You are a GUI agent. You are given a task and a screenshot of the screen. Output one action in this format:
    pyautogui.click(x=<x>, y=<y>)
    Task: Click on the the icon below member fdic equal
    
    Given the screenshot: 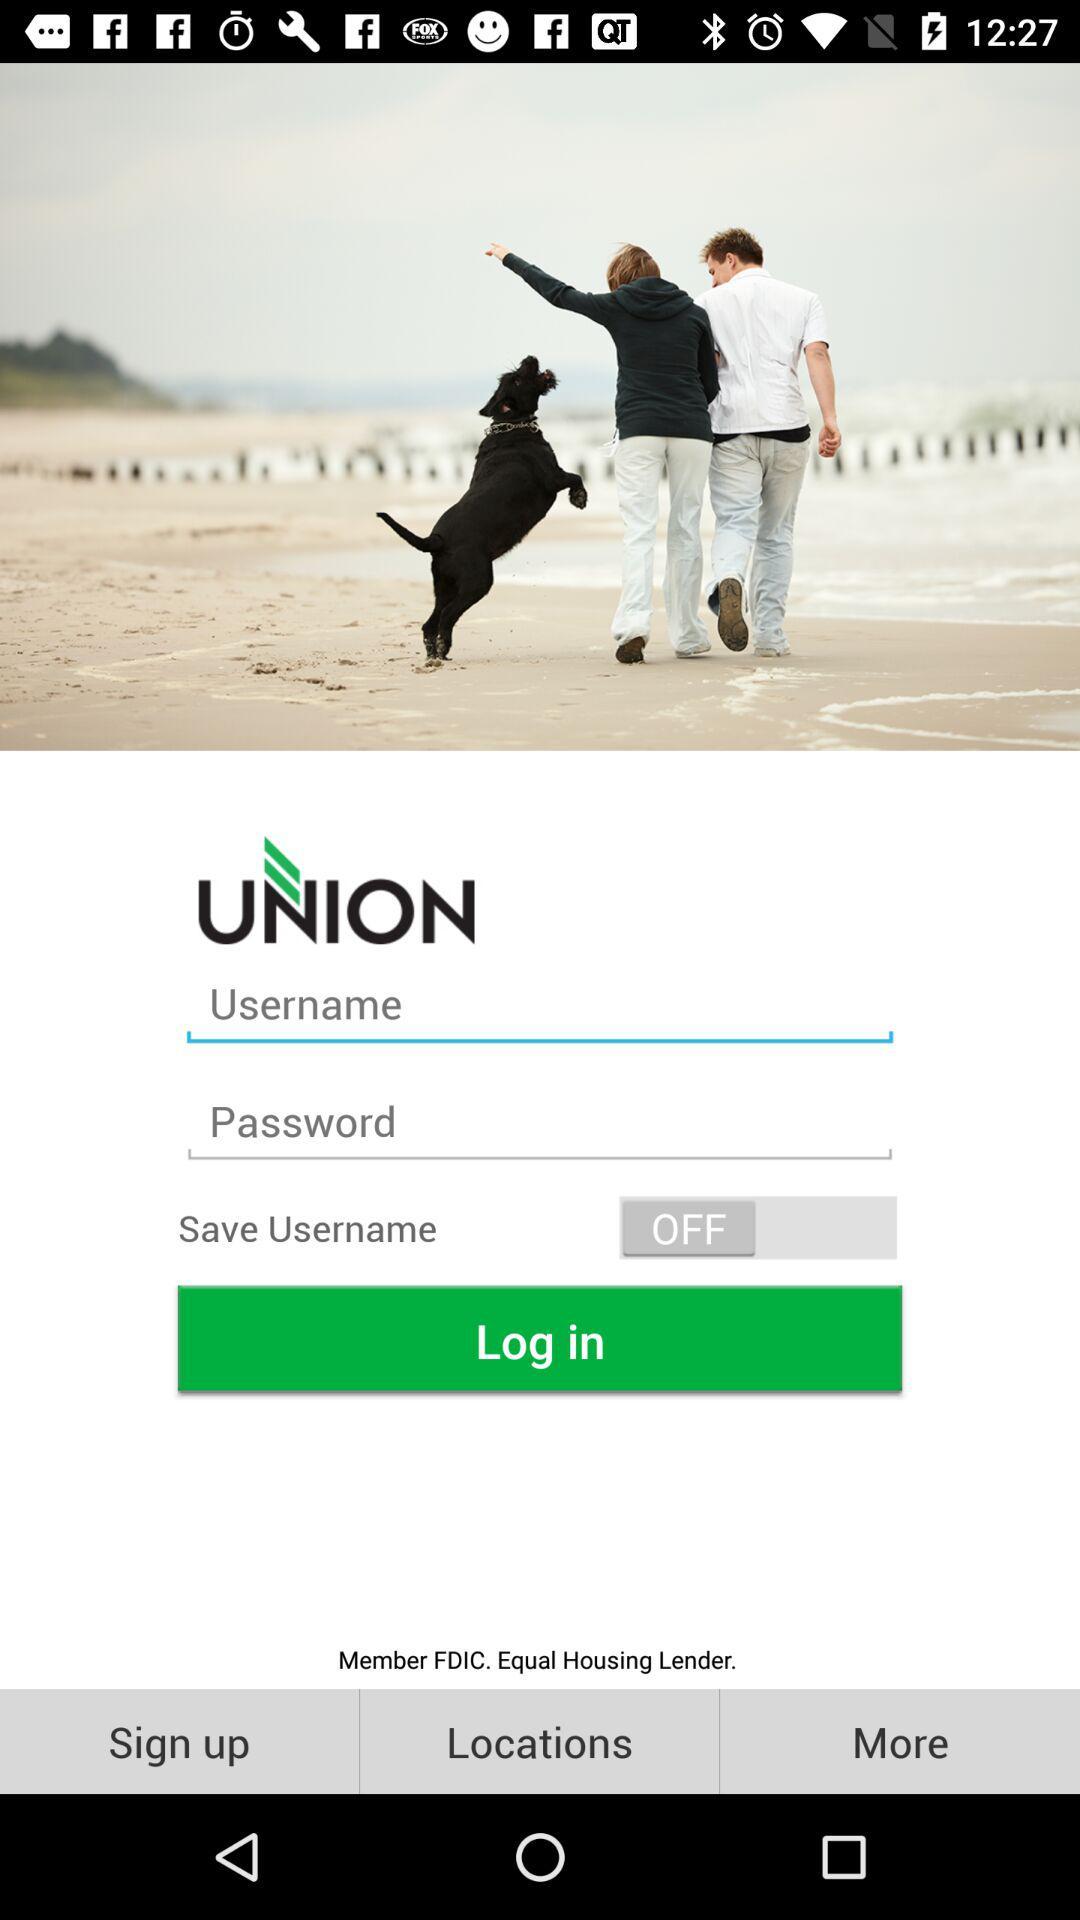 What is the action you would take?
    pyautogui.click(x=178, y=1740)
    